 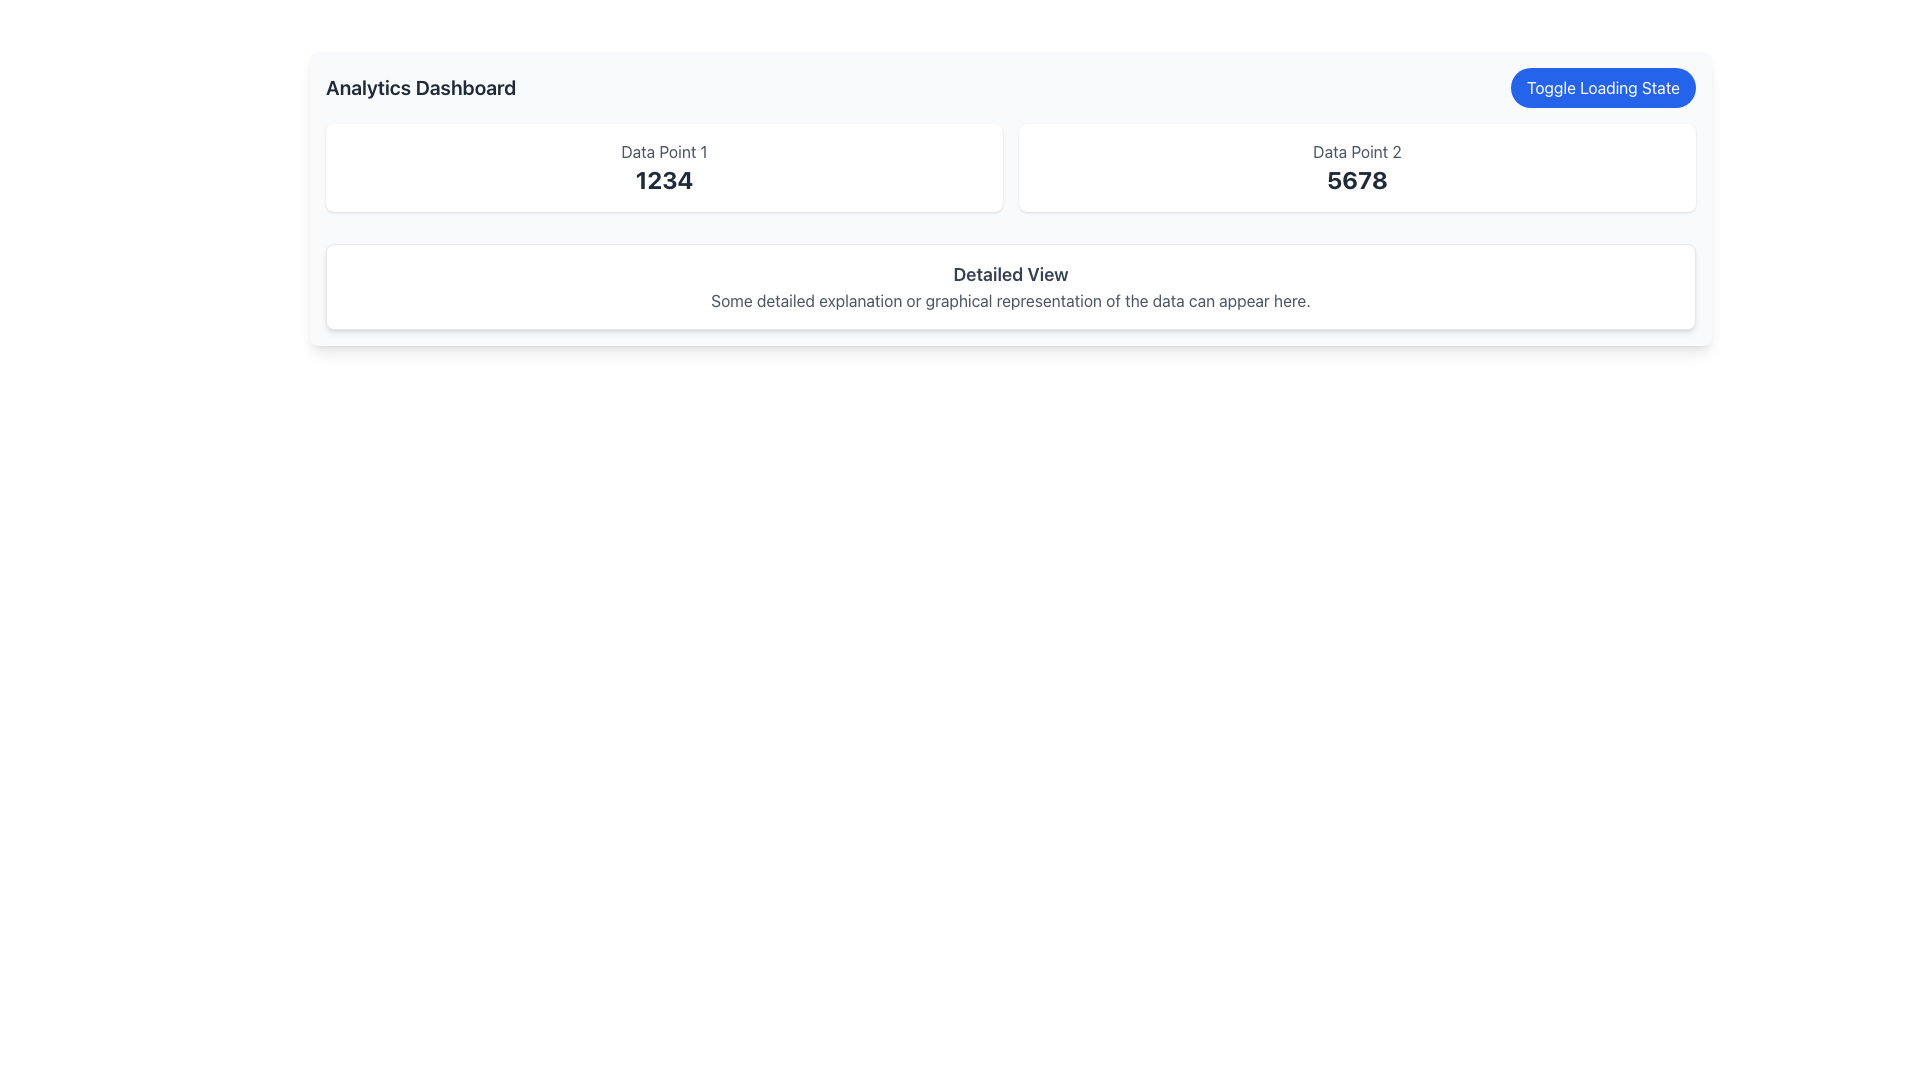 I want to click on value displayed in the large, bold text that reads '5678', located in the top-right quadrant below the text 'Data Point 2', so click(x=1357, y=180).